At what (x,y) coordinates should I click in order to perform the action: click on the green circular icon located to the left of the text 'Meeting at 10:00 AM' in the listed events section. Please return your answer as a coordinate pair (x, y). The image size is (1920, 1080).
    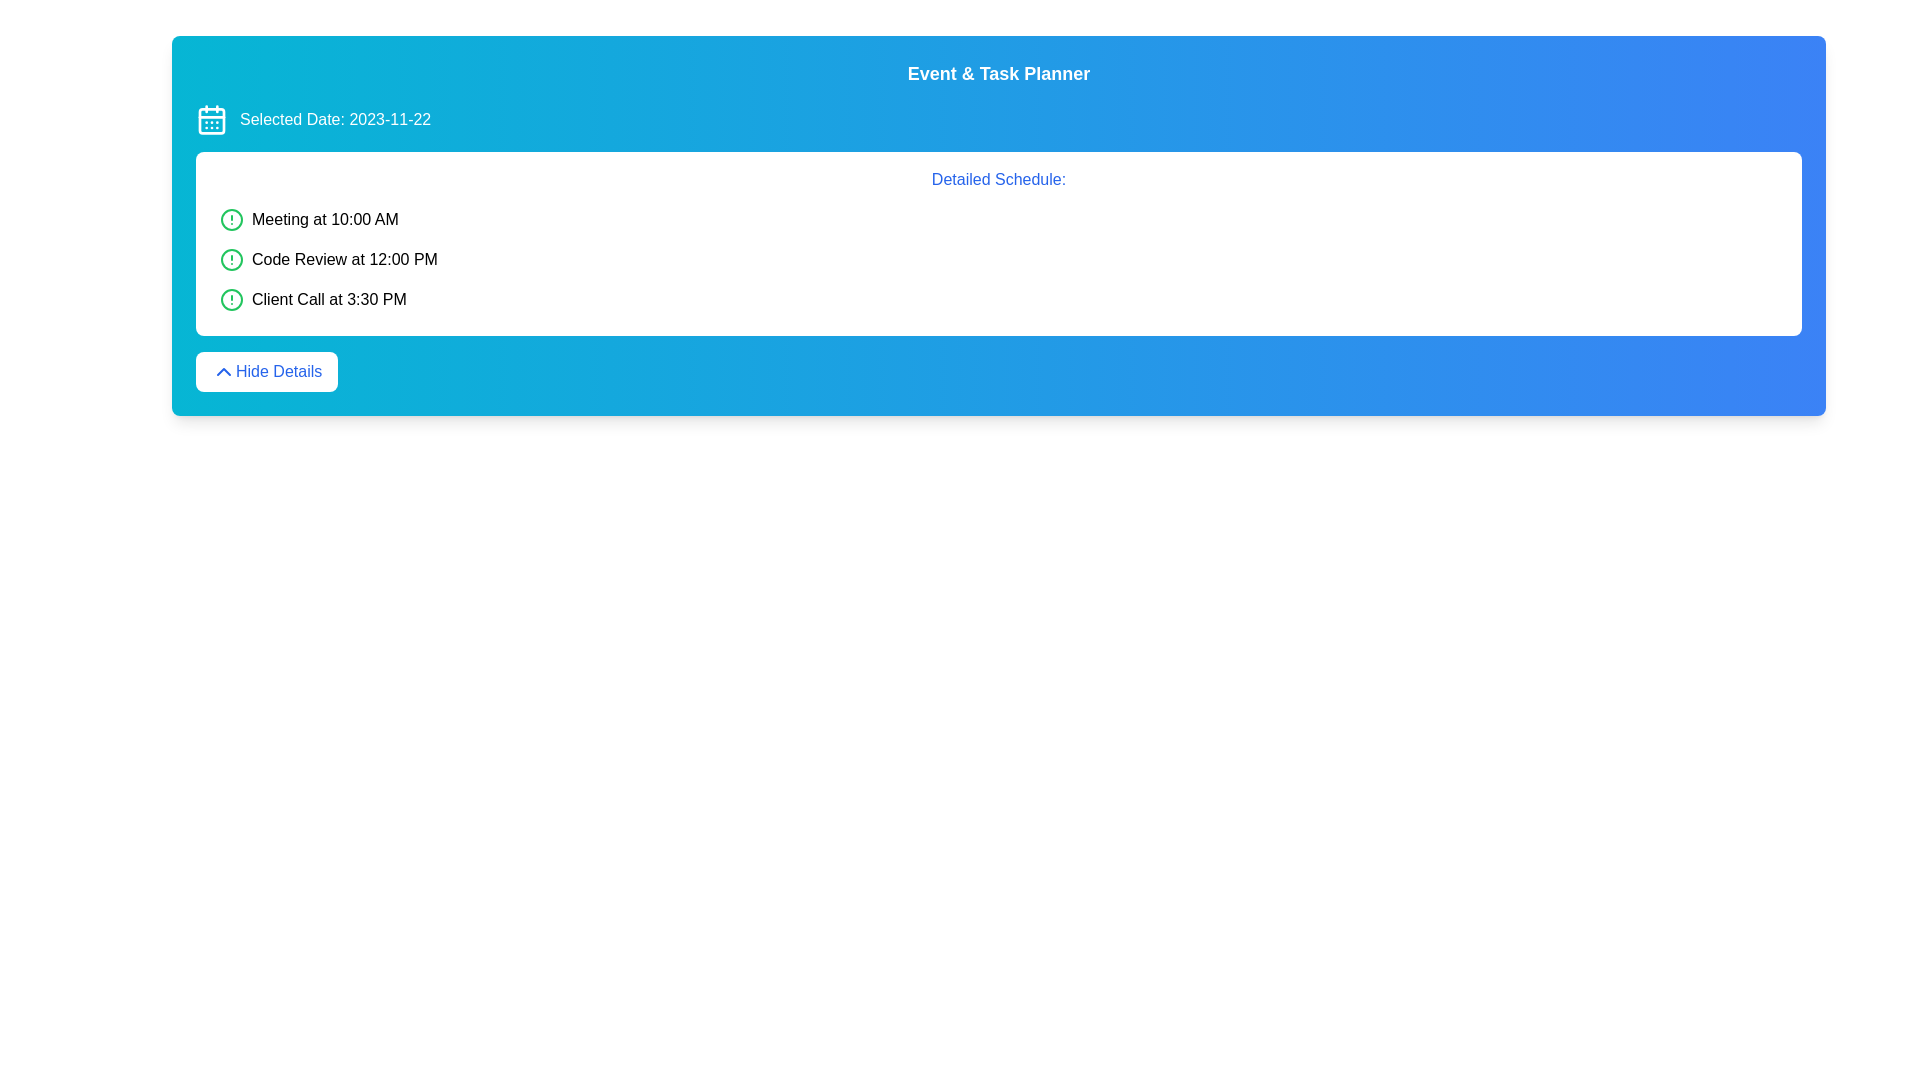
    Looking at the image, I should click on (231, 219).